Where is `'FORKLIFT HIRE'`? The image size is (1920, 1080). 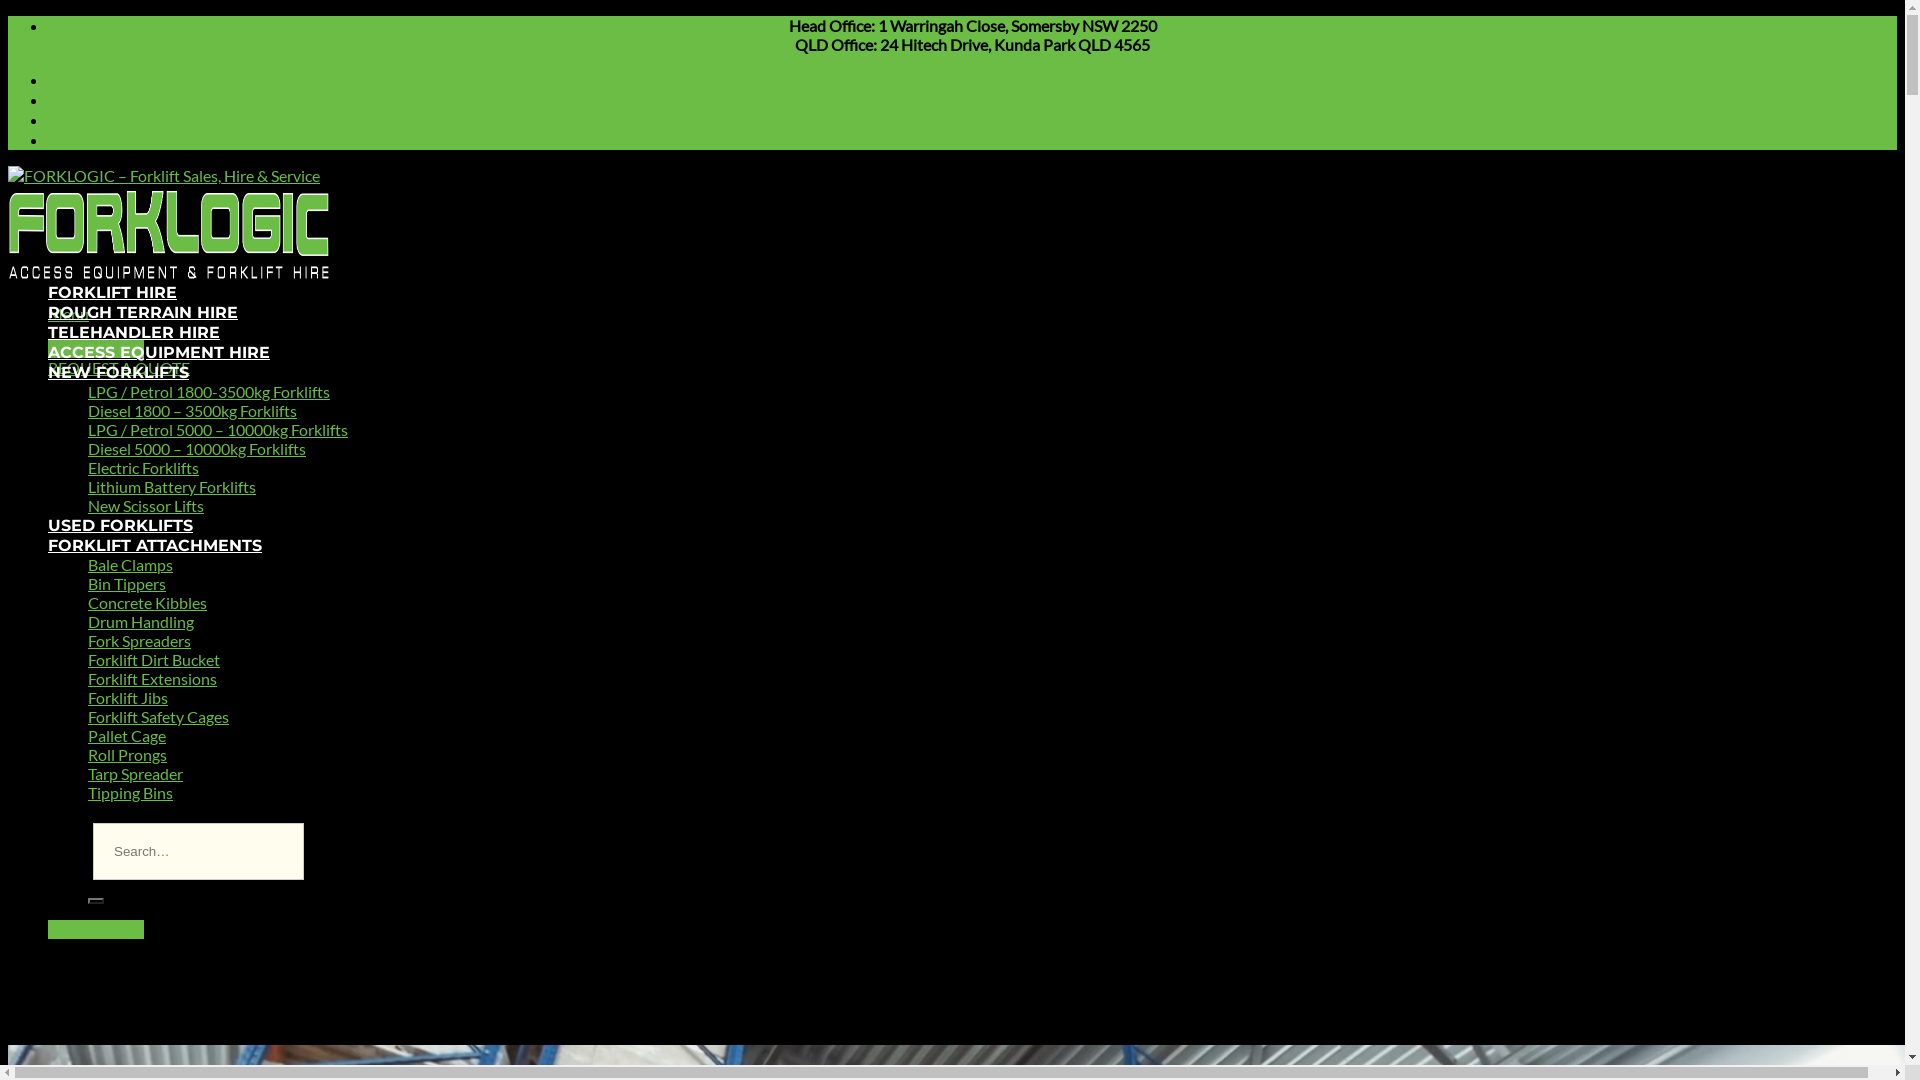 'FORKLIFT HIRE' is located at coordinates (111, 292).